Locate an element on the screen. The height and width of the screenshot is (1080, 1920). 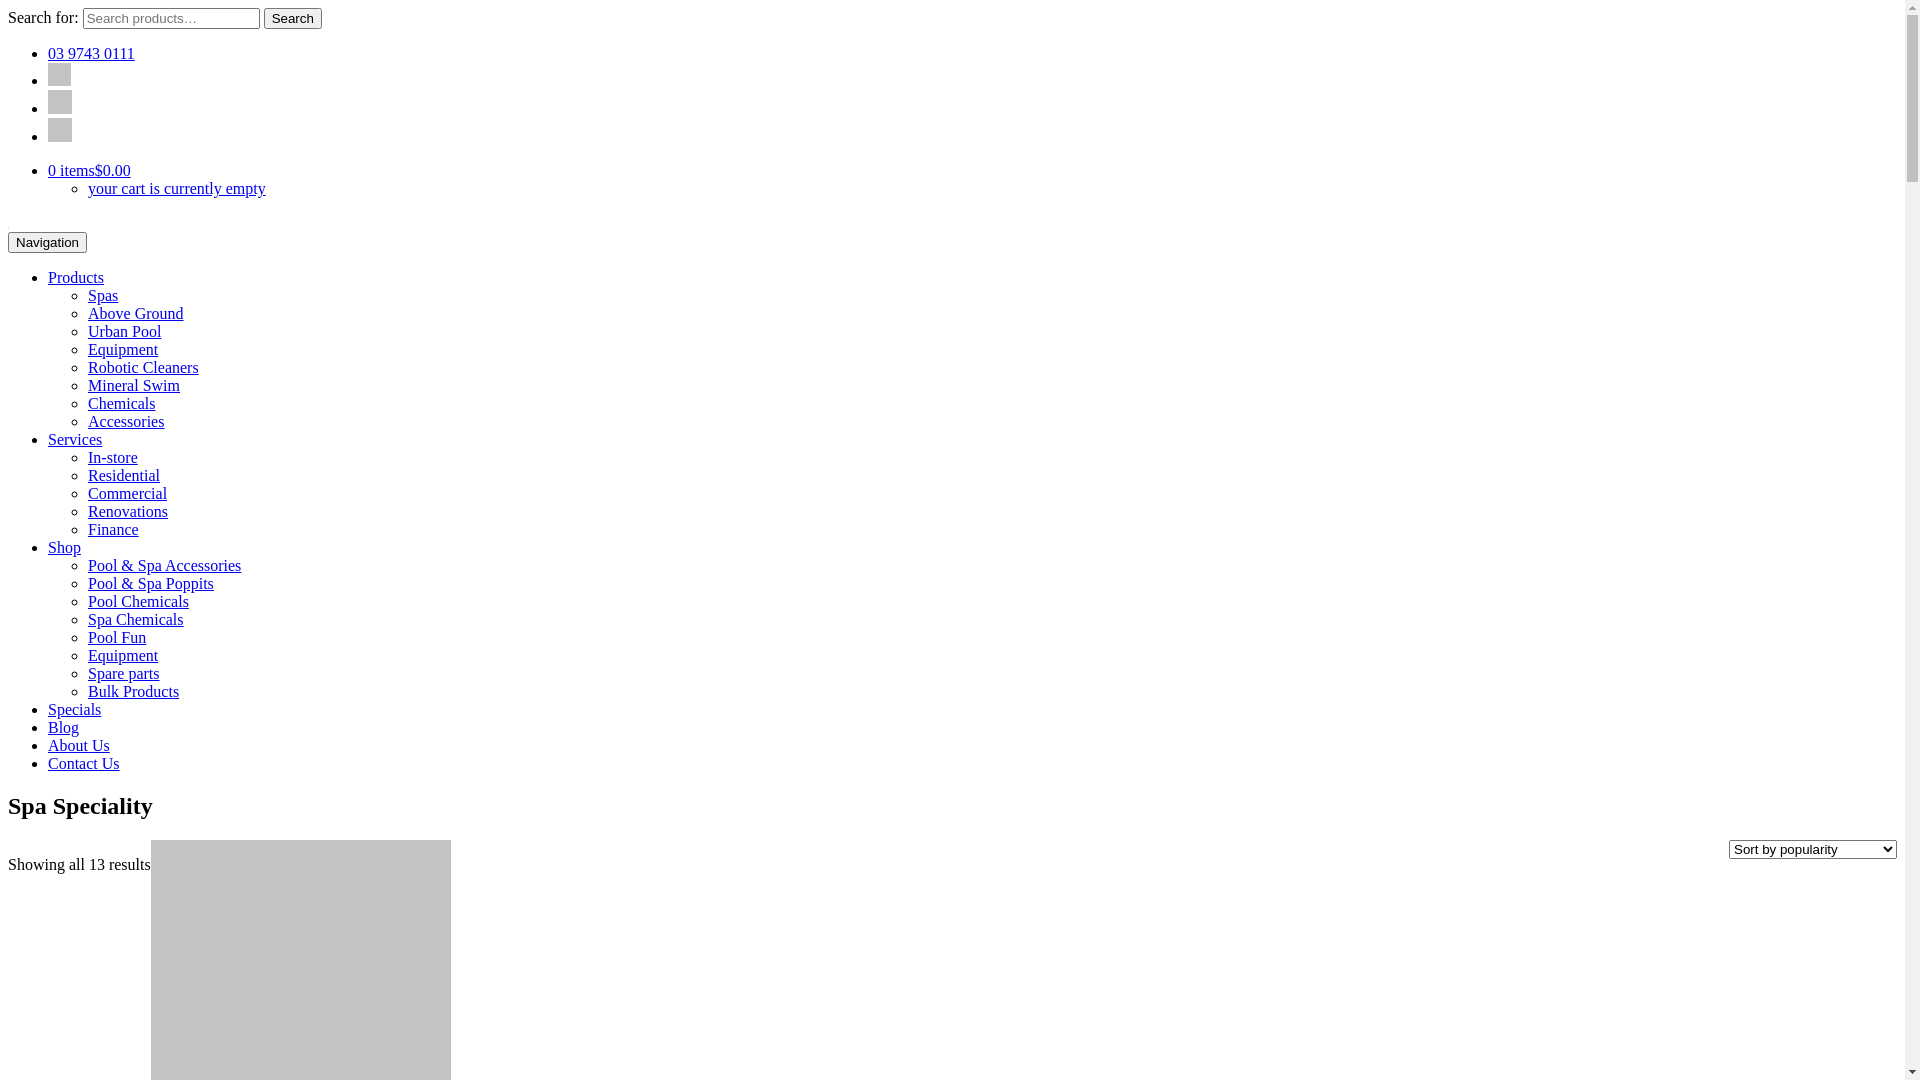
'Renovations' is located at coordinates (127, 510).